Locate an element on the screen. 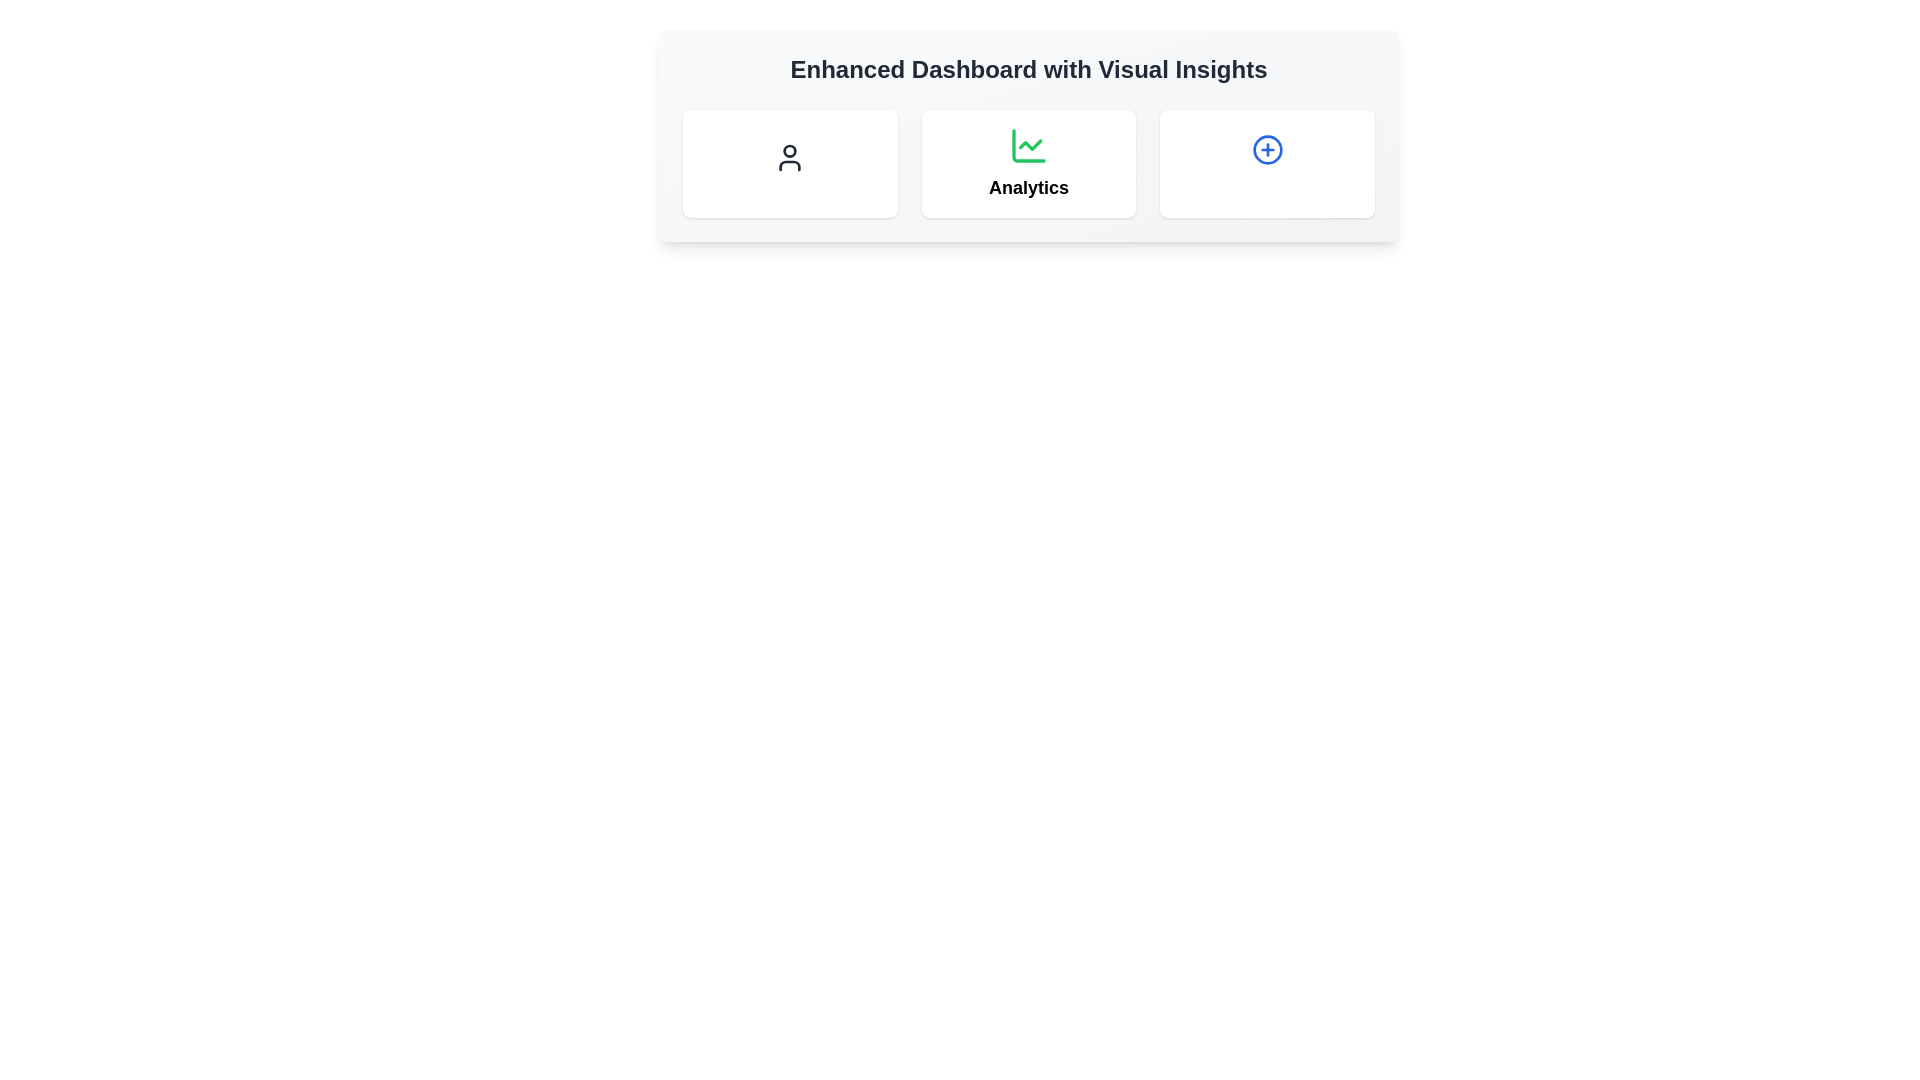 This screenshot has height=1080, width=1920. the user icon button, which is the leftmost button in a horizontal row under the title 'Enhanced Dashboard with Visual Insights' is located at coordinates (789, 157).